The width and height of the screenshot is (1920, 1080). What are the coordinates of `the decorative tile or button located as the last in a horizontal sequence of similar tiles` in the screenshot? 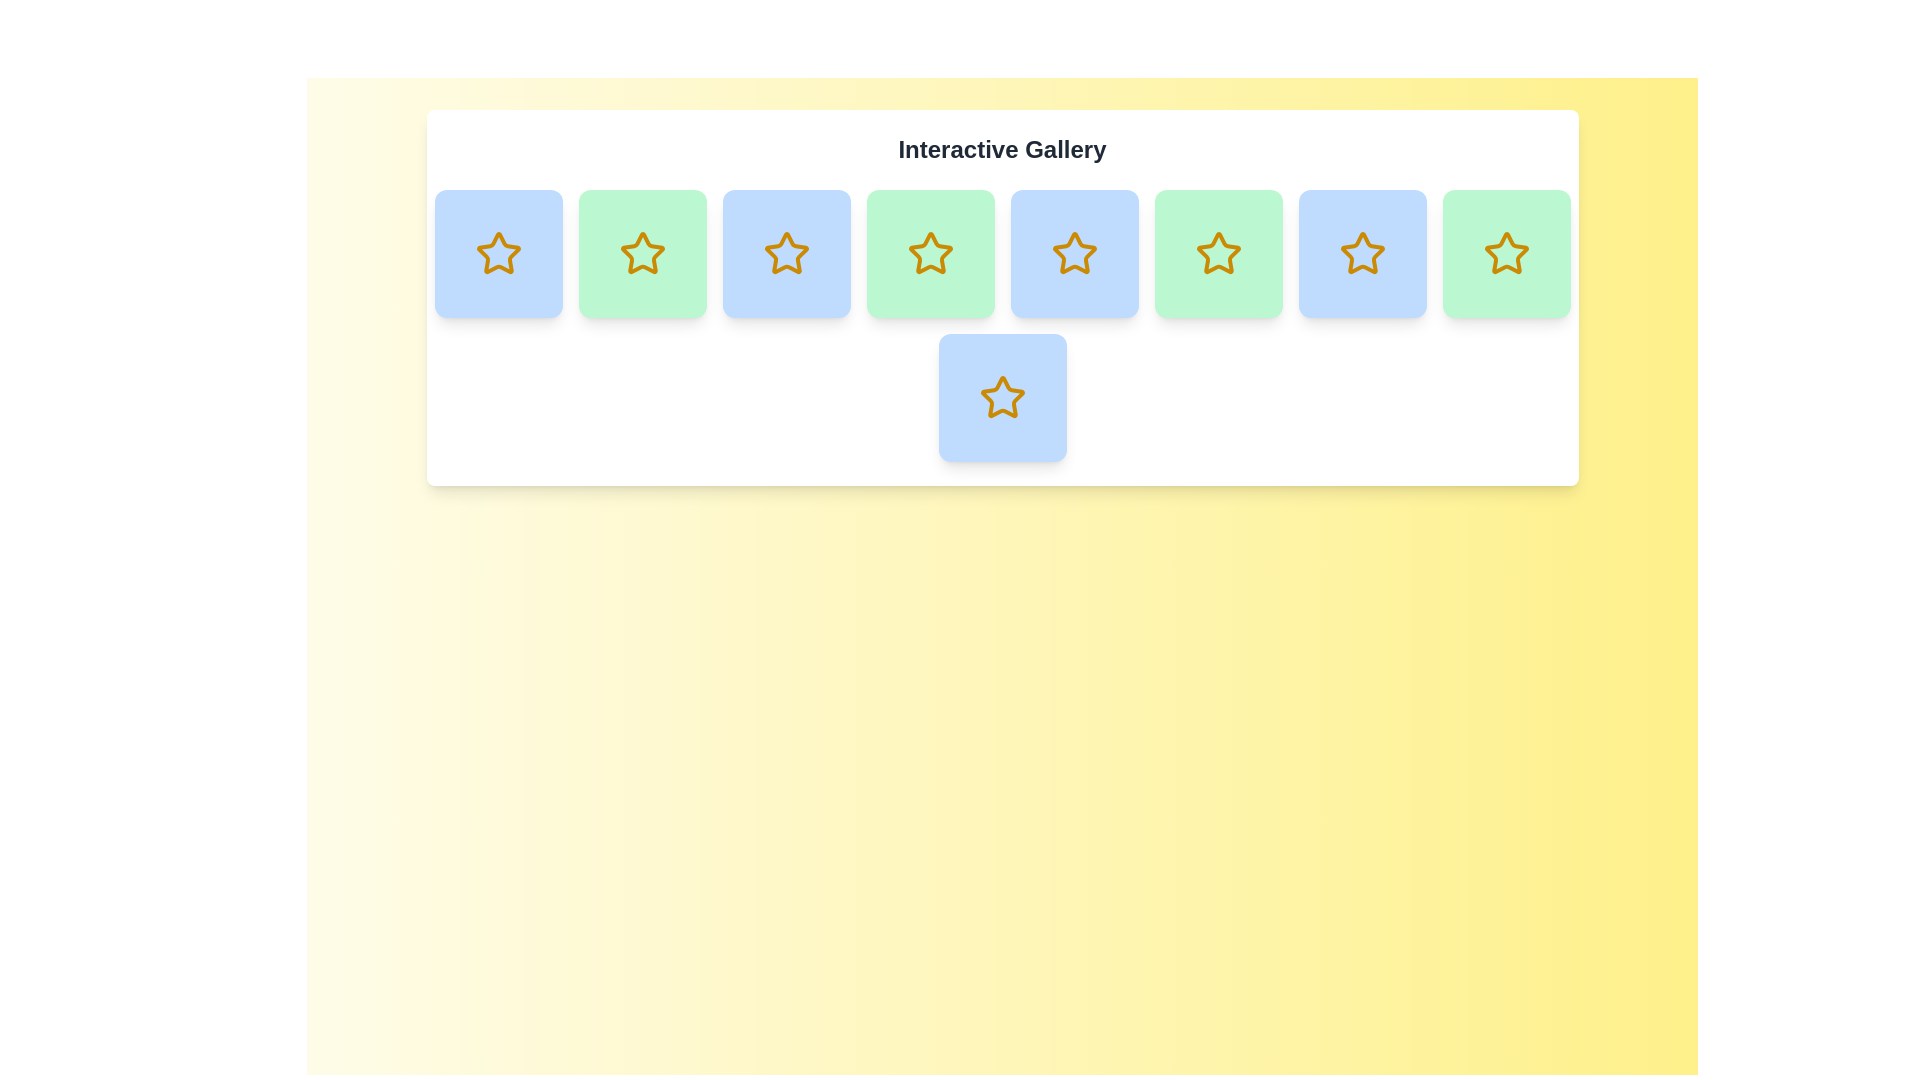 It's located at (1506, 253).